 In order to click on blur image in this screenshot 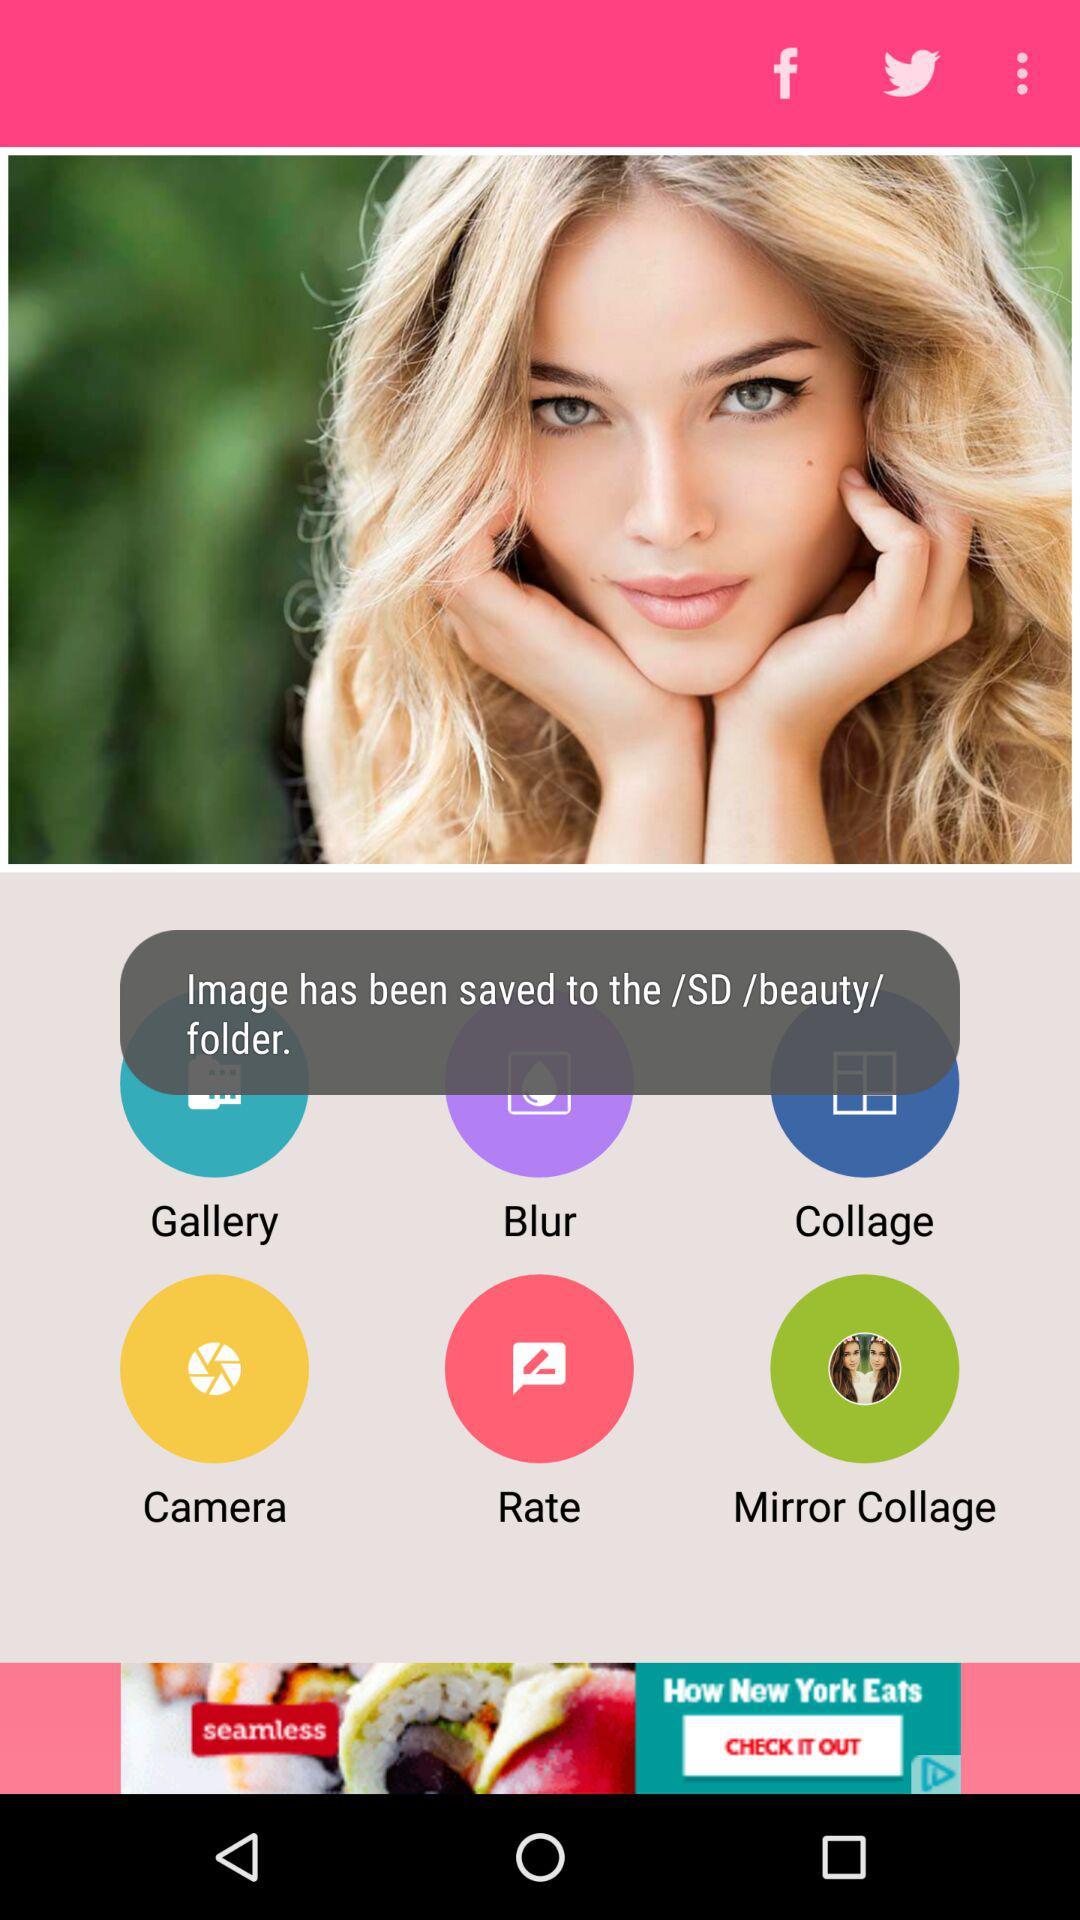, I will do `click(538, 1082)`.